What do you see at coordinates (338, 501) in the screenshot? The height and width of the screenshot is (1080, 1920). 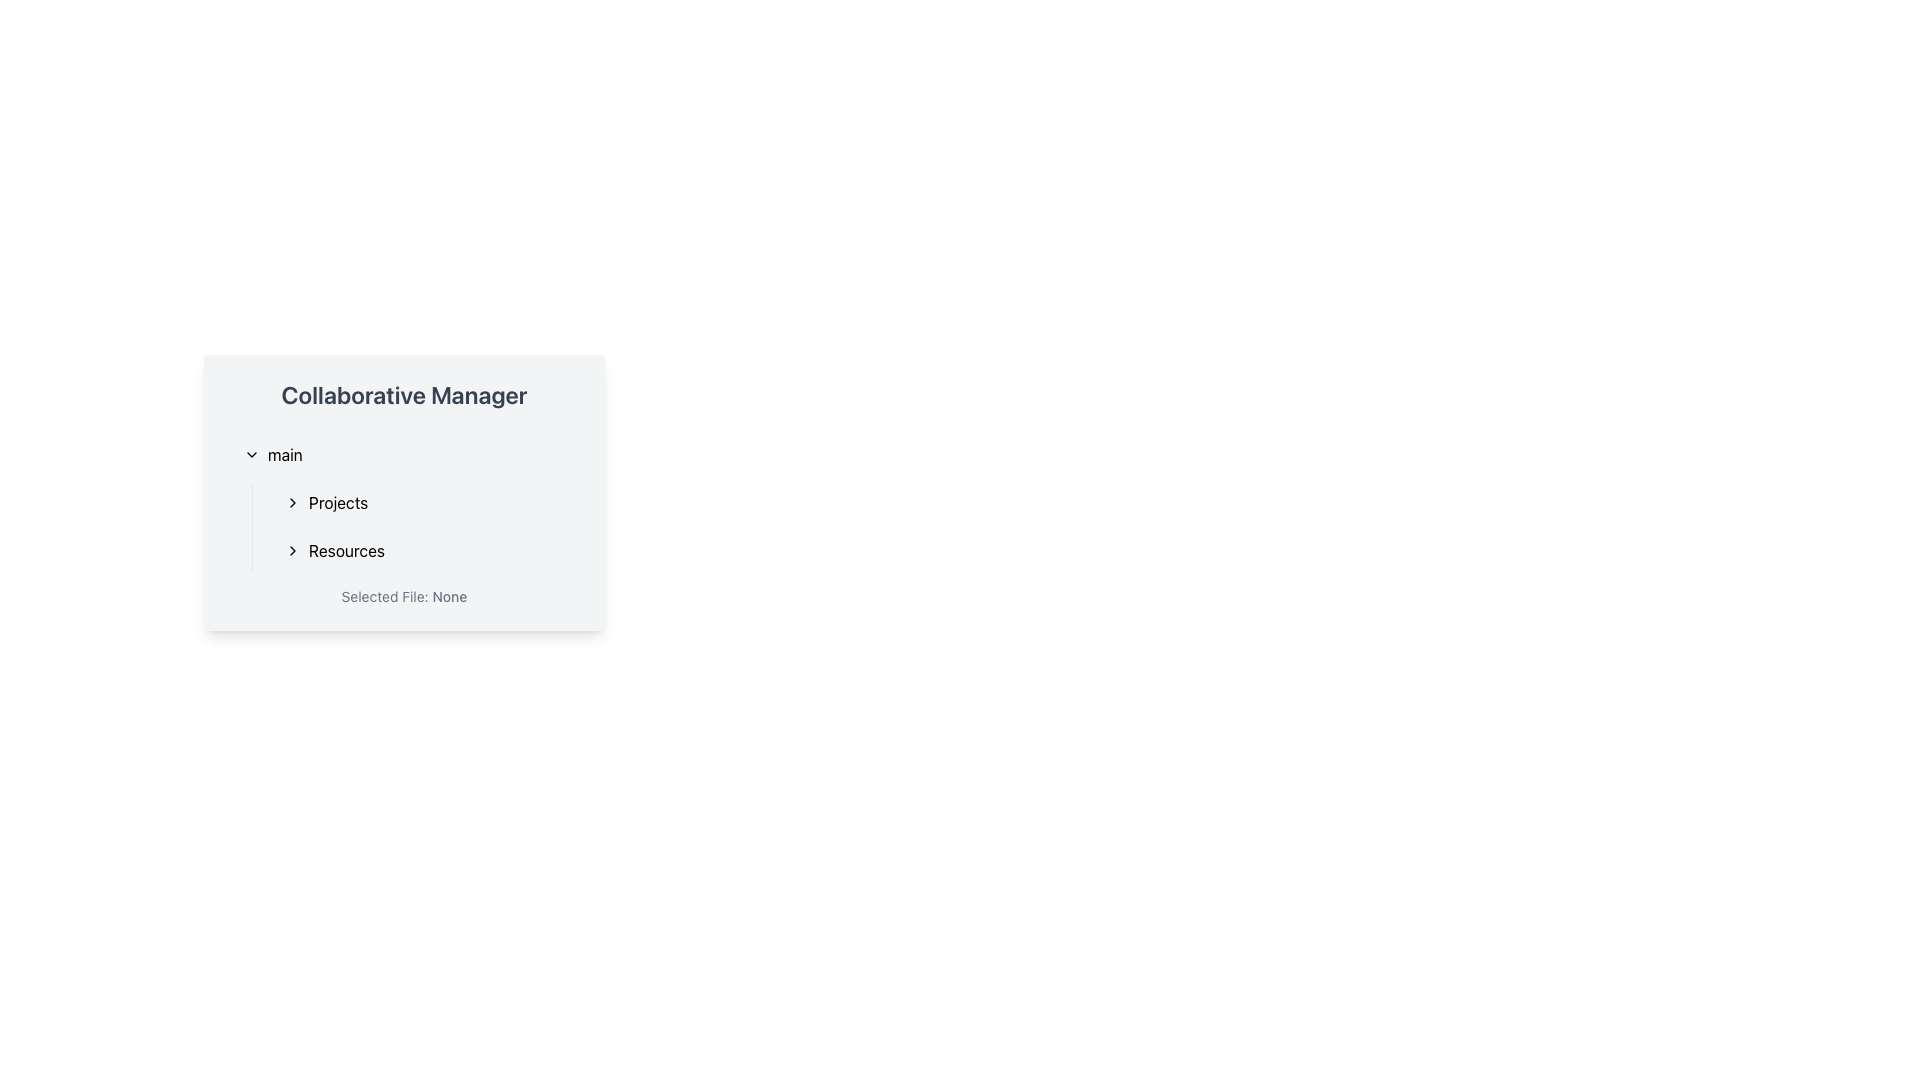 I see `the text label indicating the section or category named 'Projects' located in the vertical sidebar` at bounding box center [338, 501].